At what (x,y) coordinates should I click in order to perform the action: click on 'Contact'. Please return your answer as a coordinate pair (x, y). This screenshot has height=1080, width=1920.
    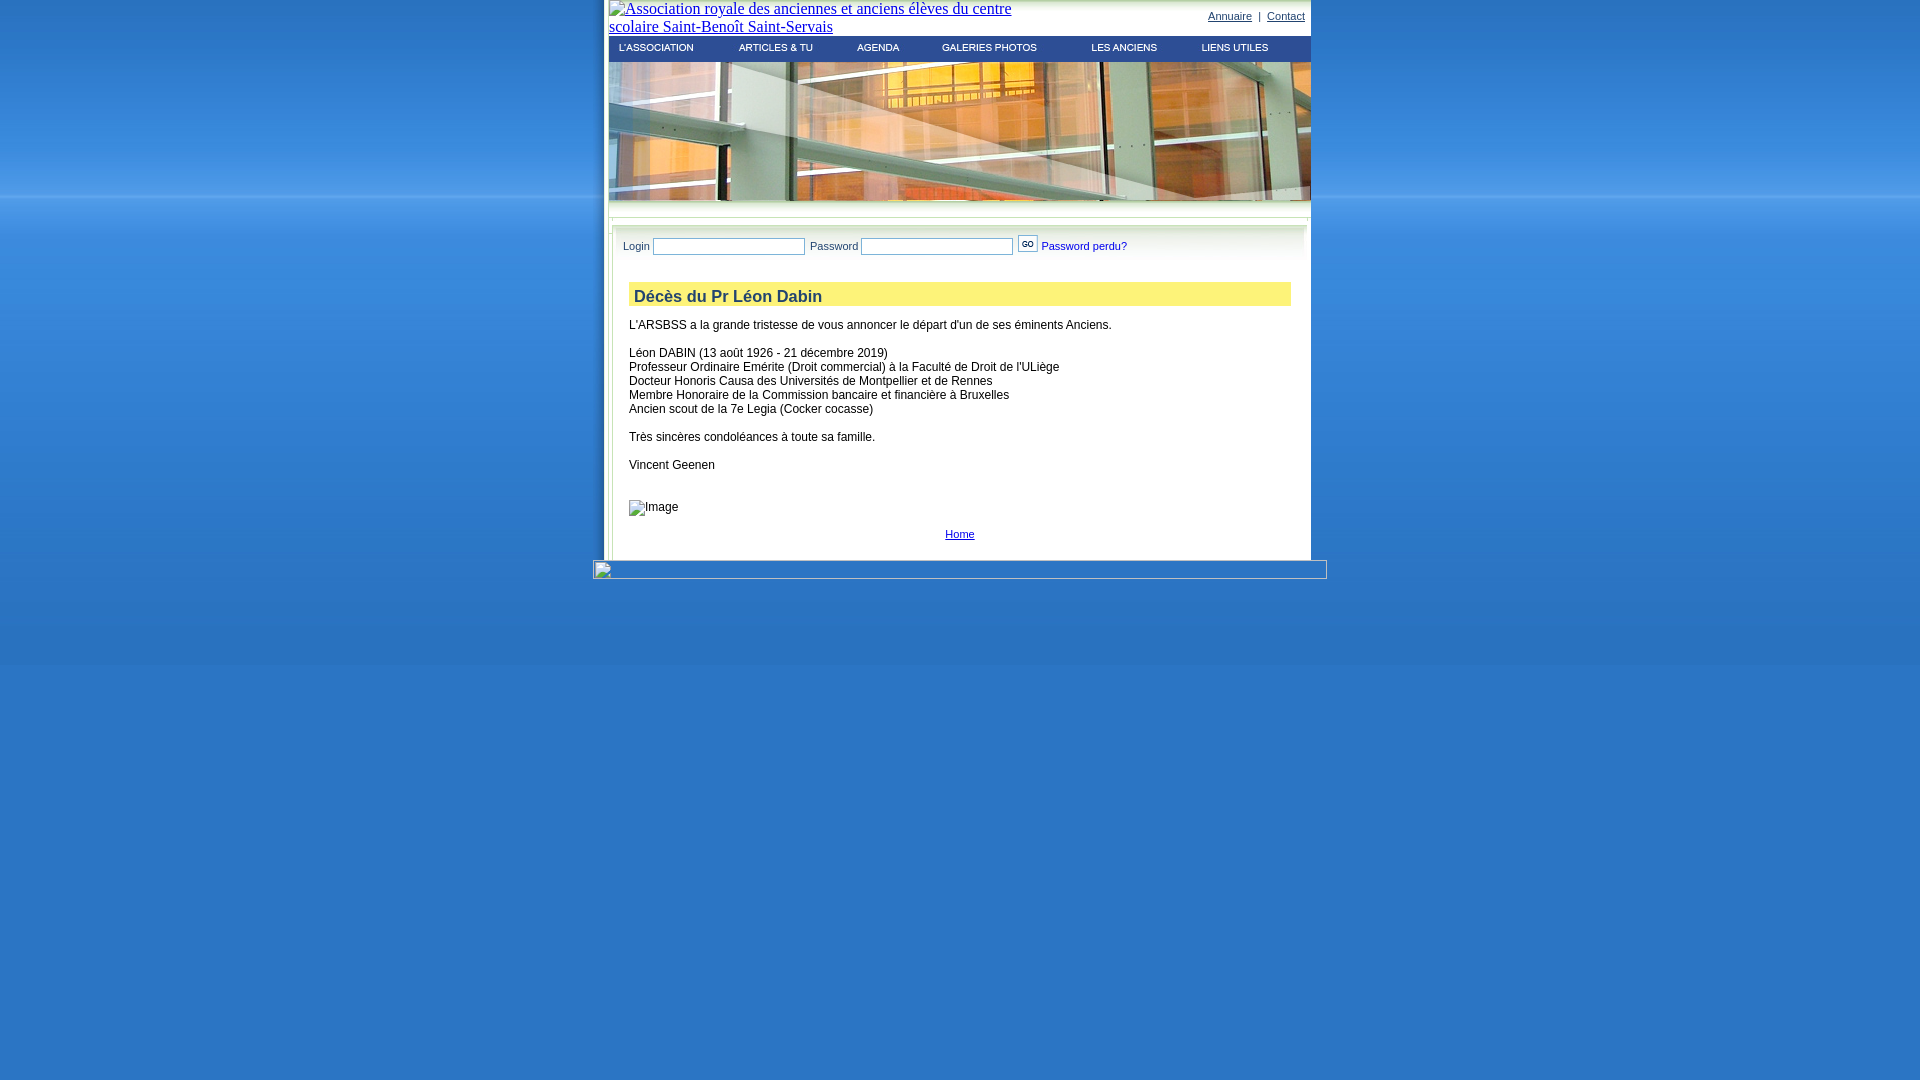
    Looking at the image, I should click on (1286, 15).